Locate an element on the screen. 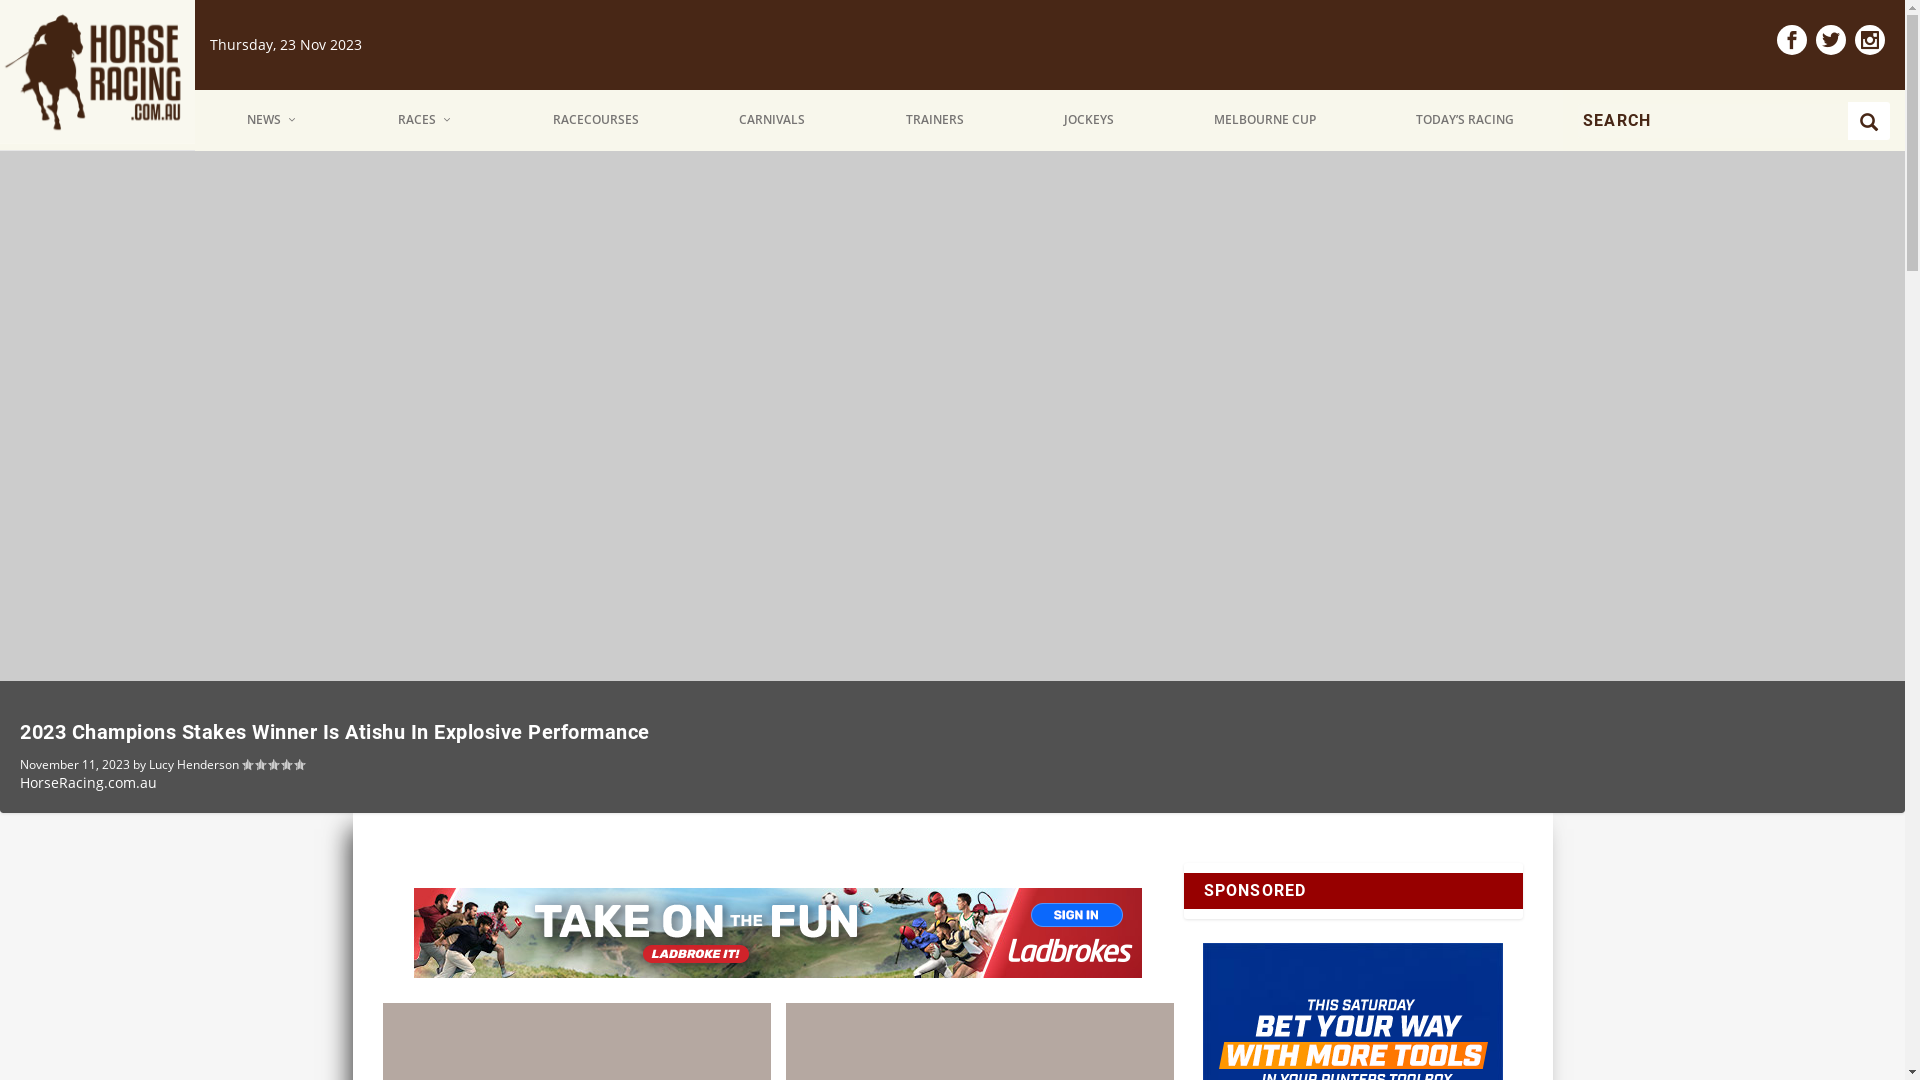 This screenshot has width=1920, height=1080. 'RACES' is located at coordinates (425, 120).